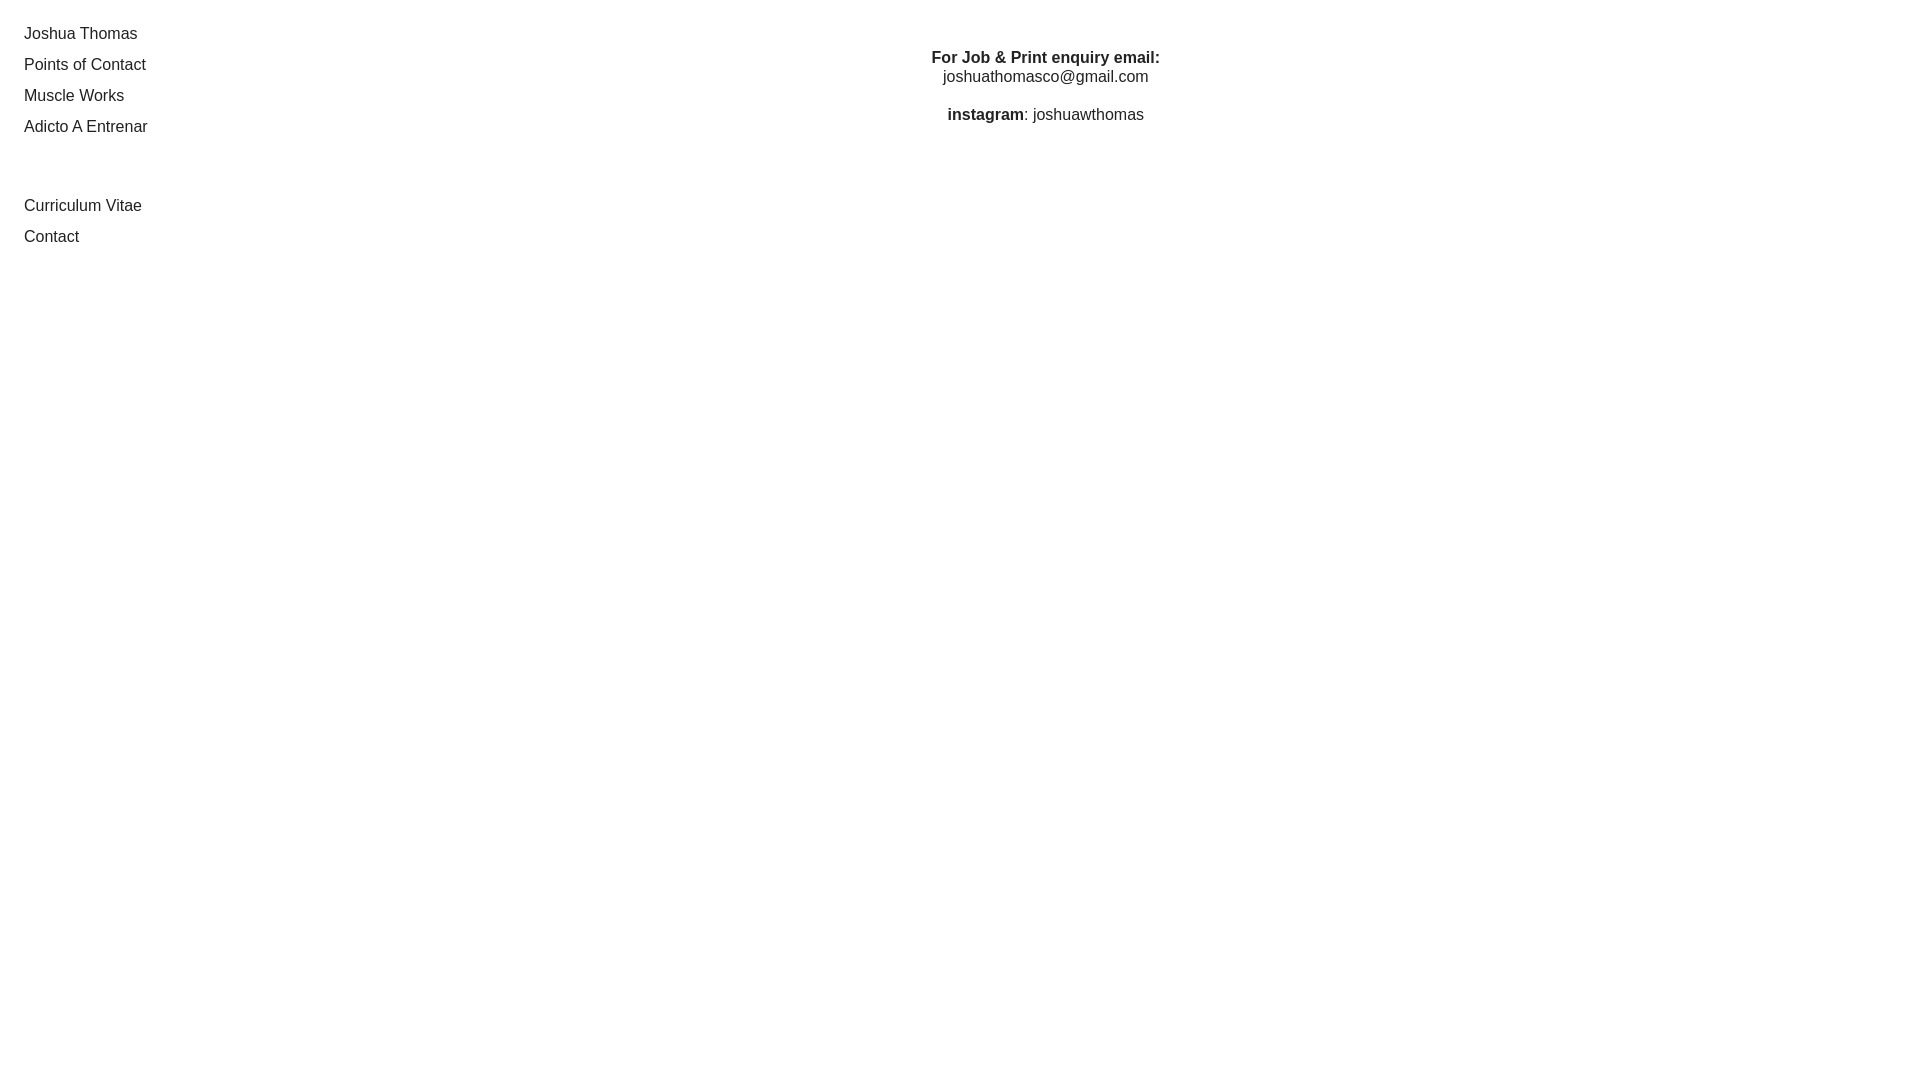  I want to click on 'Points of Contact', so click(84, 63).